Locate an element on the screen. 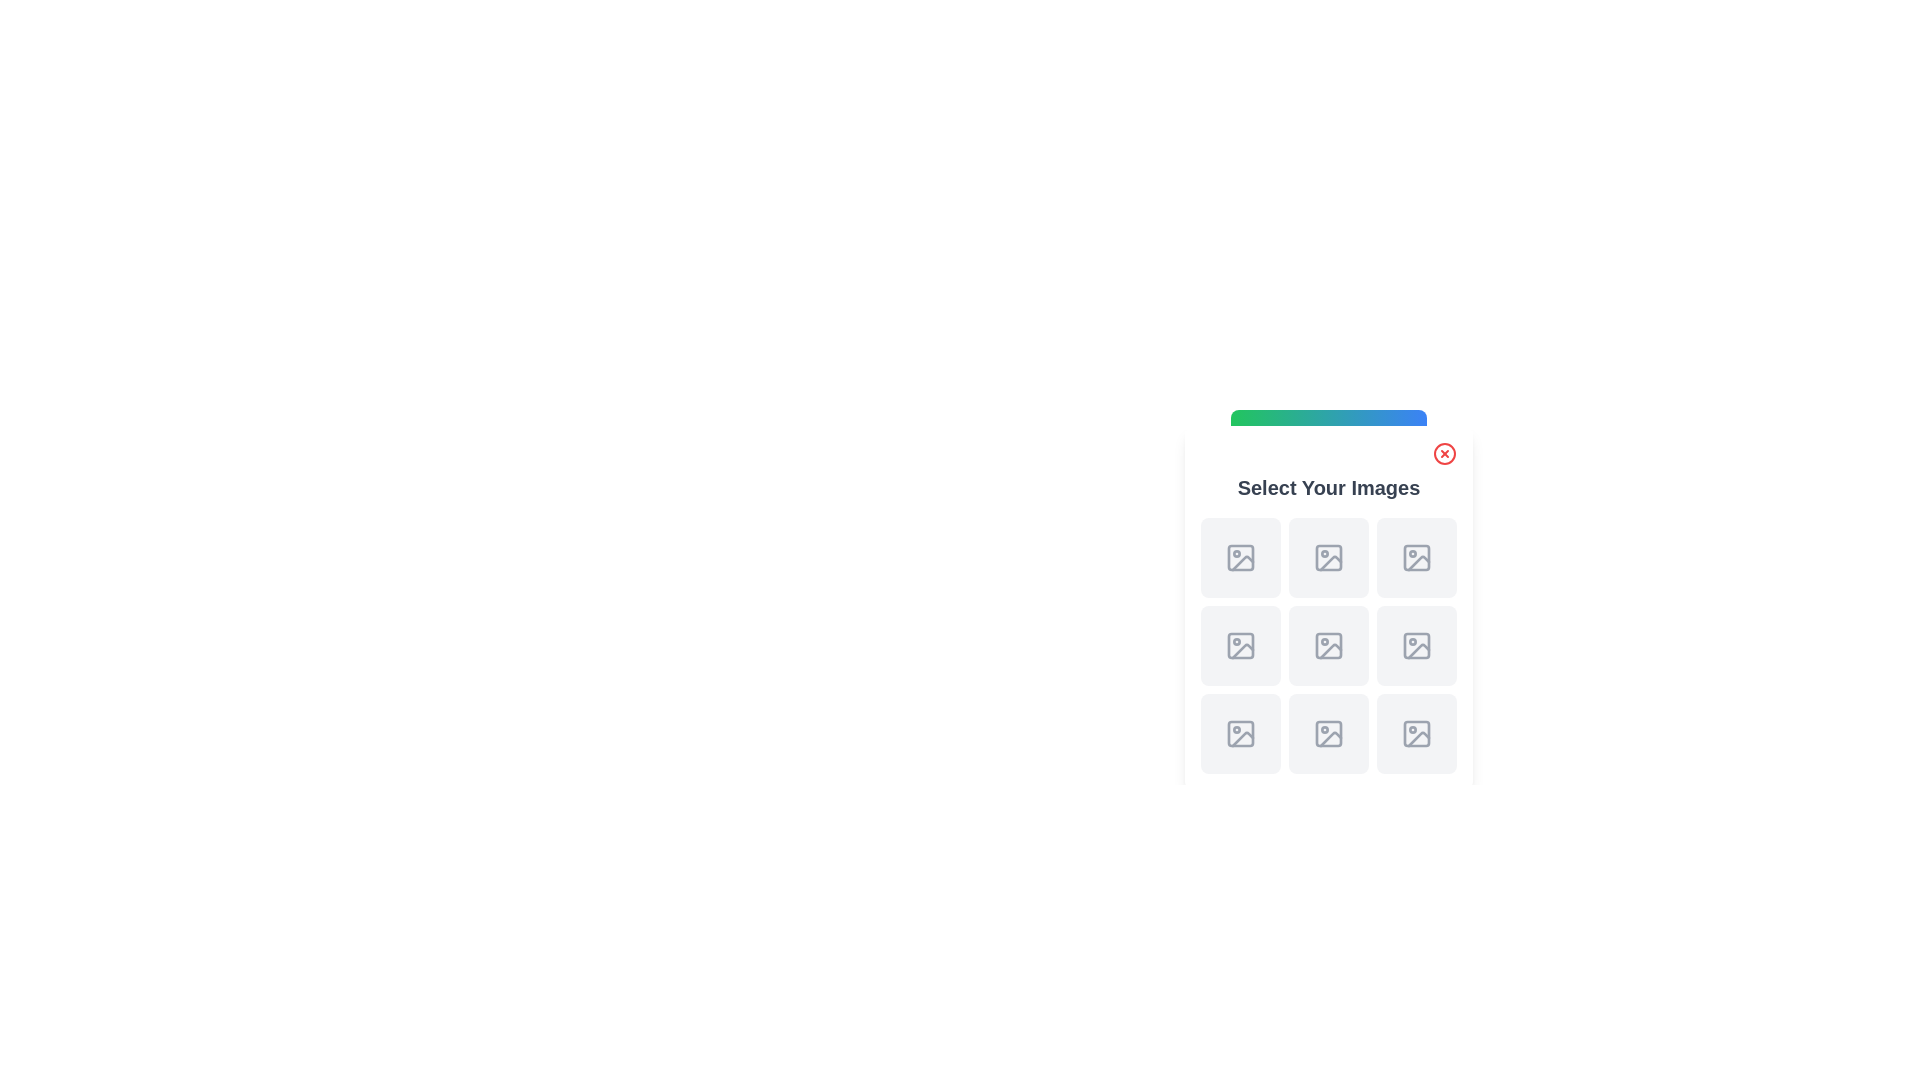 The image size is (1920, 1080). the small, square UI component with rounded corners located in the bottom-right corner of a 3x3 grid of image icons to interact with or select the image is located at coordinates (1415, 733).